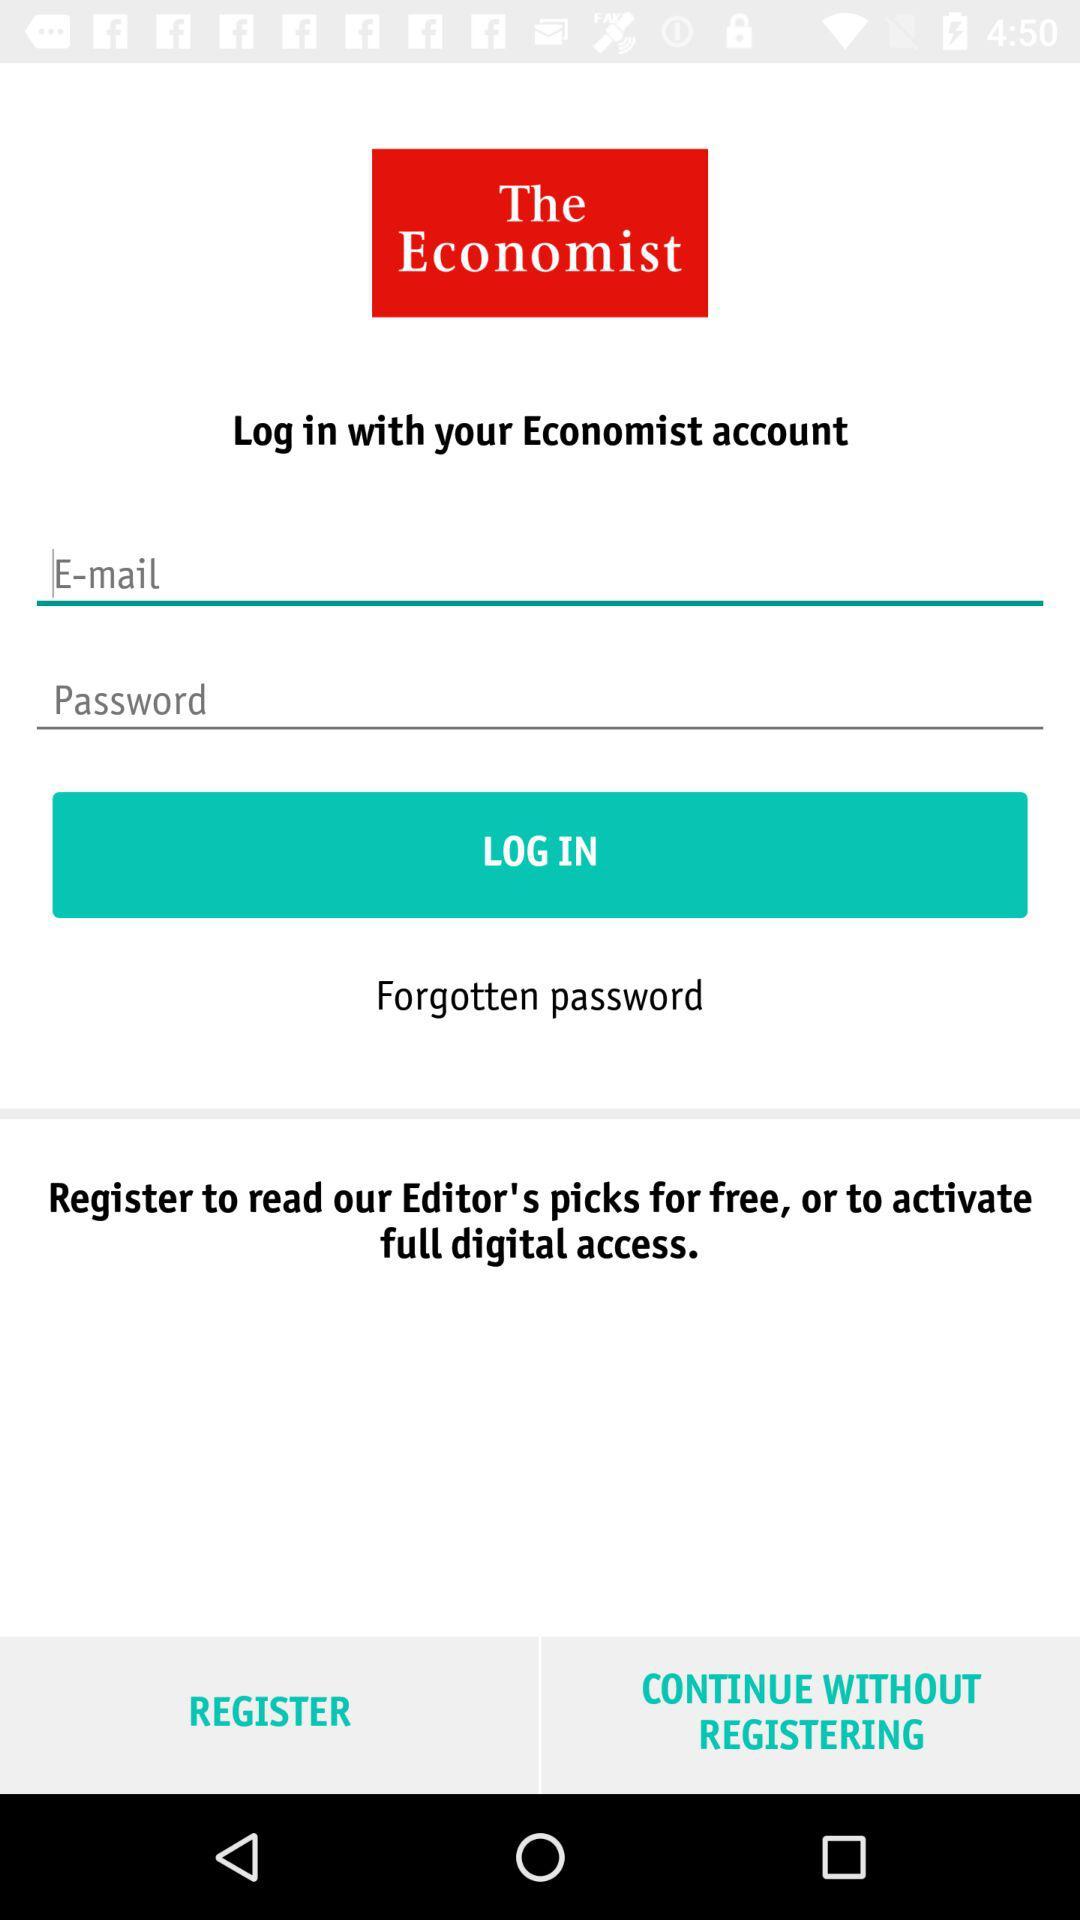 The height and width of the screenshot is (1920, 1080). Describe the element at coordinates (810, 1714) in the screenshot. I see `continue without registering item` at that location.